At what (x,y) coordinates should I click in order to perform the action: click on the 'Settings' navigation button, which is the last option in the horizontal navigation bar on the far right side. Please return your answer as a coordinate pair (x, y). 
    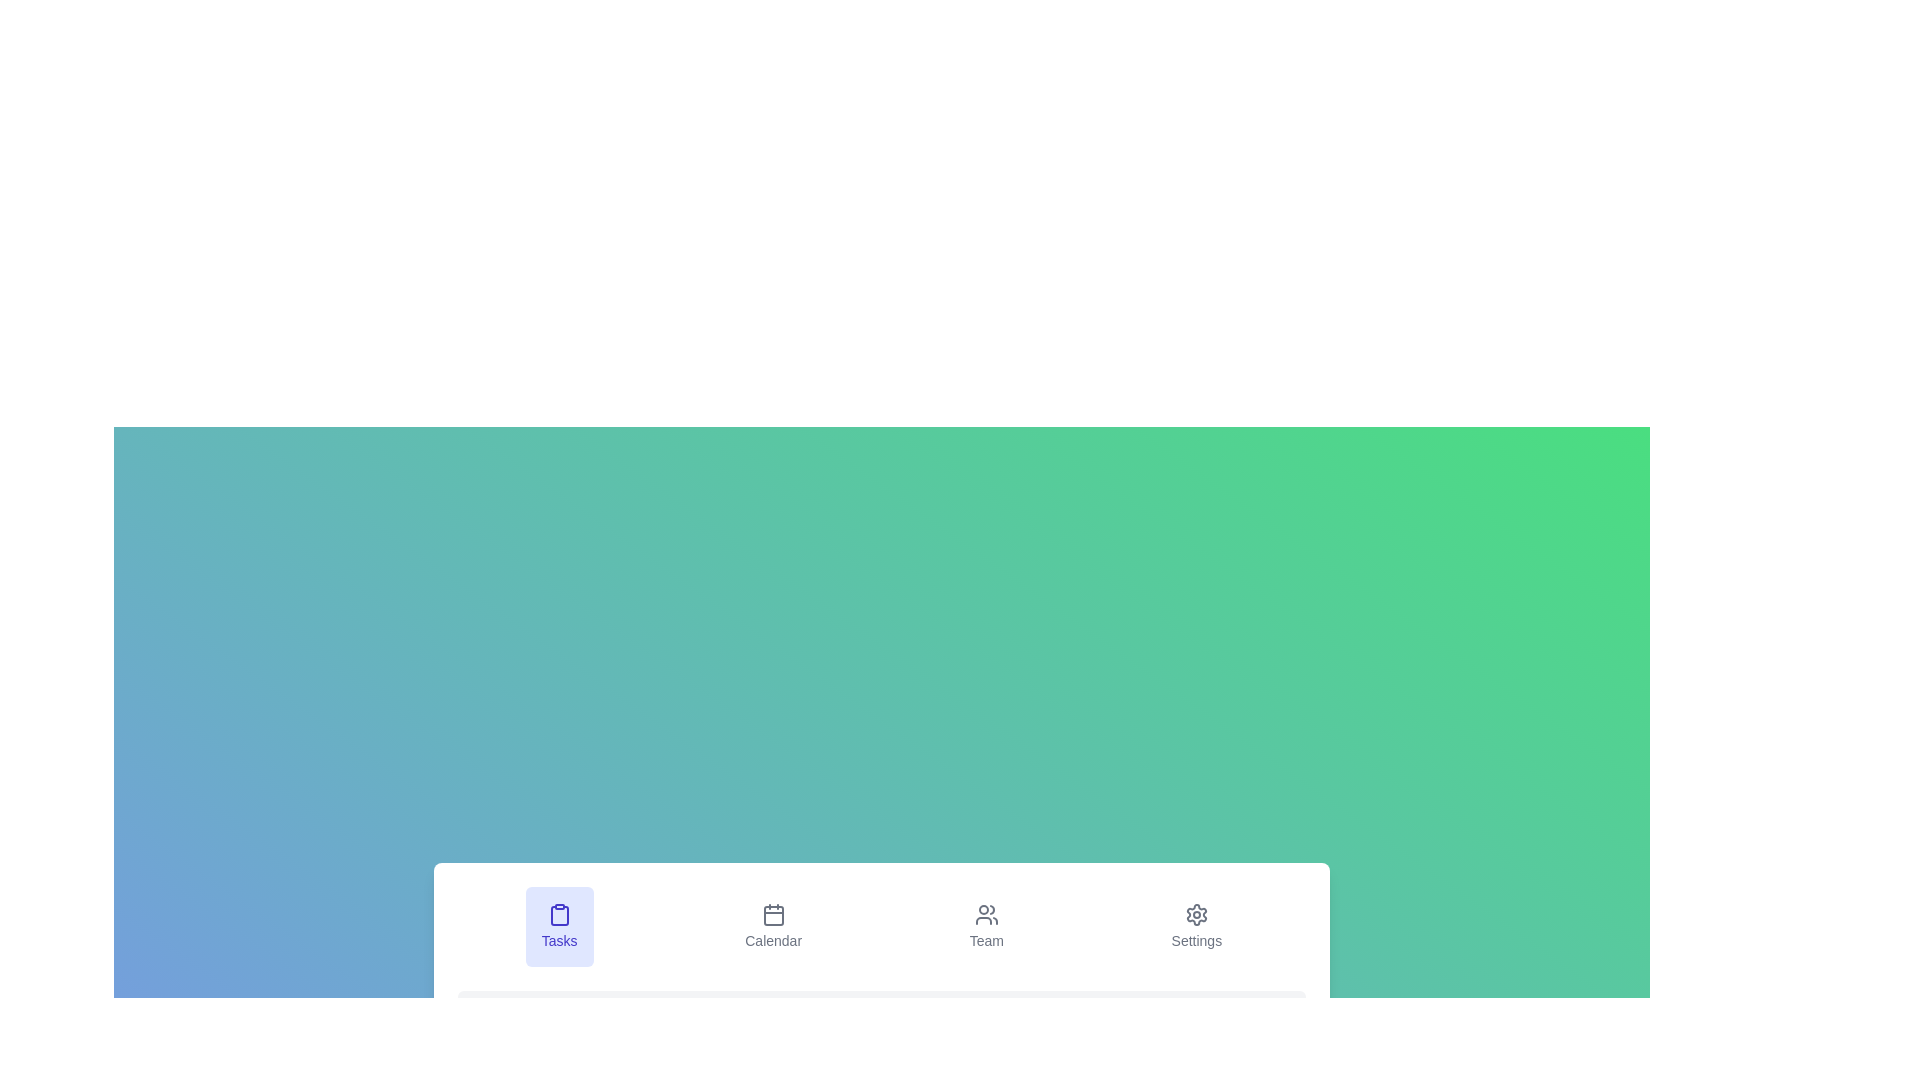
    Looking at the image, I should click on (1196, 926).